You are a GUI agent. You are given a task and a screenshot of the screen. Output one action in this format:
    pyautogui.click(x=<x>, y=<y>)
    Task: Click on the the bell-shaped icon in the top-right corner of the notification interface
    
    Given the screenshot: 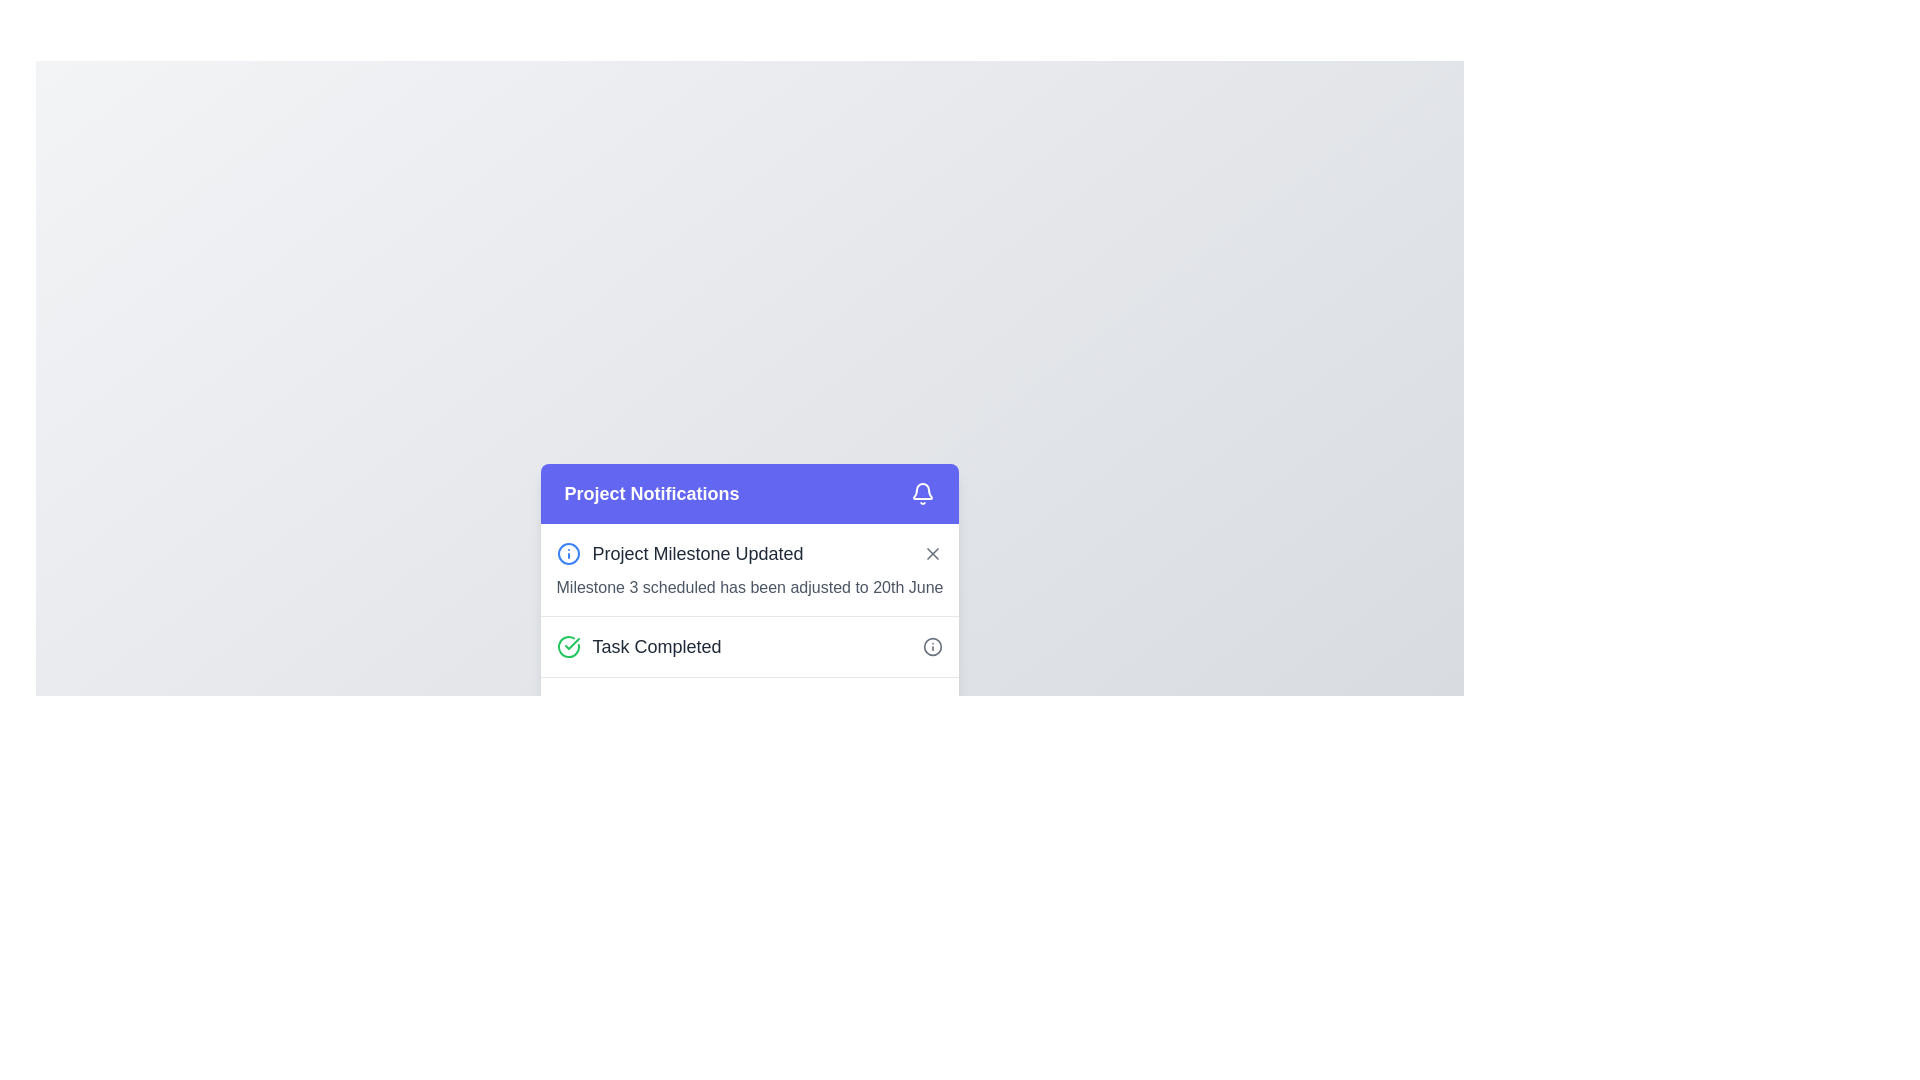 What is the action you would take?
    pyautogui.click(x=922, y=491)
    